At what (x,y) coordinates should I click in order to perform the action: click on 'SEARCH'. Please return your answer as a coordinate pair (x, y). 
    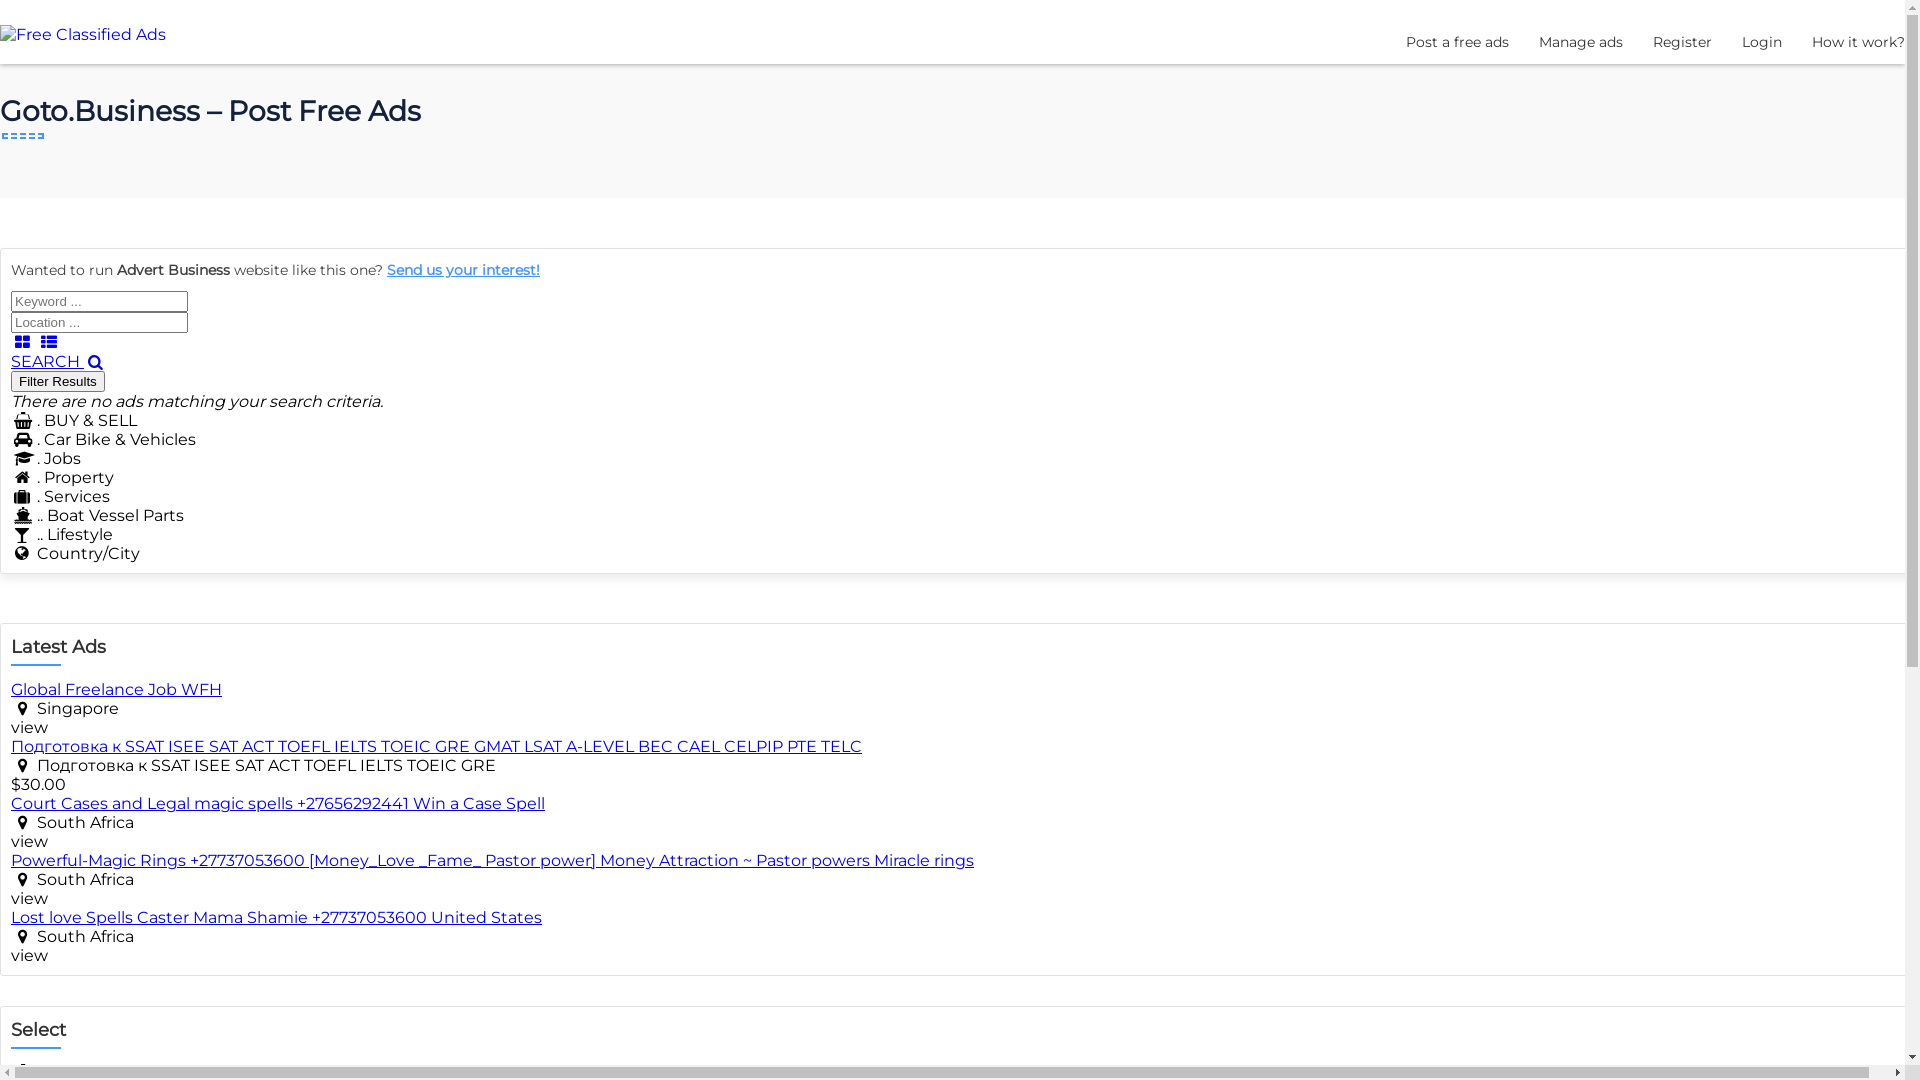
    Looking at the image, I should click on (58, 361).